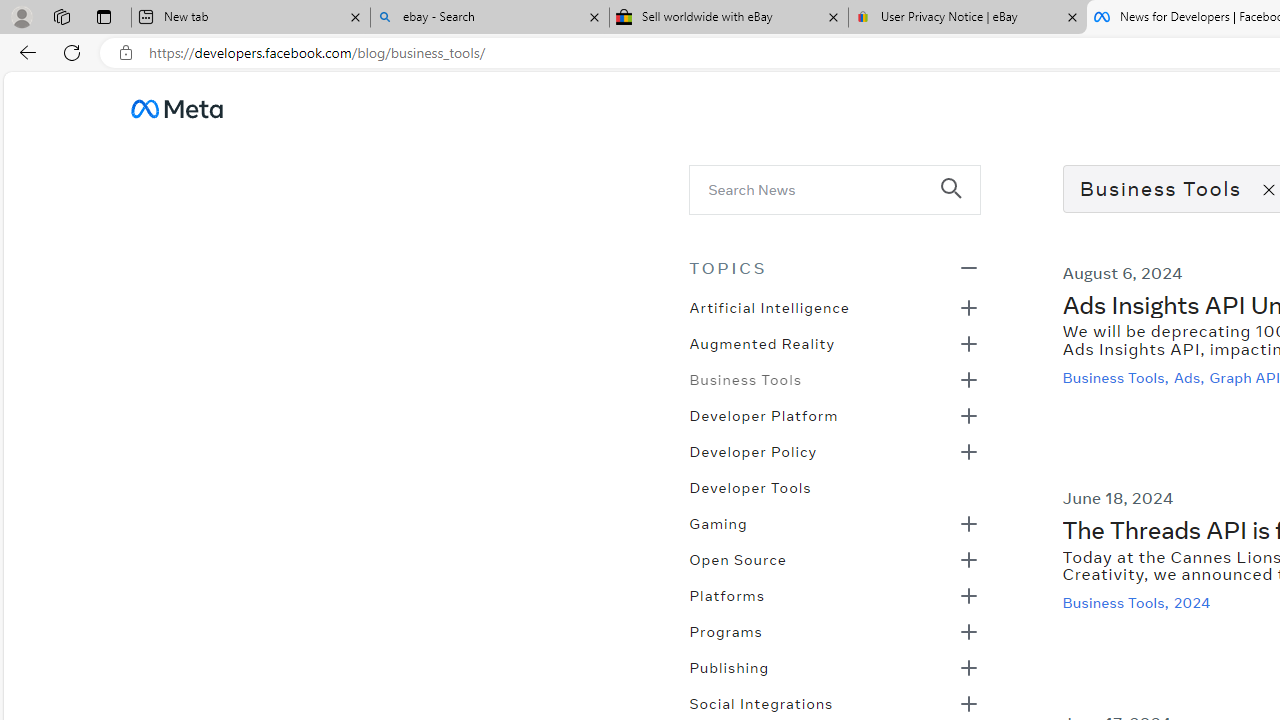  Describe the element at coordinates (1191, 377) in the screenshot. I see `'Ads,'` at that location.